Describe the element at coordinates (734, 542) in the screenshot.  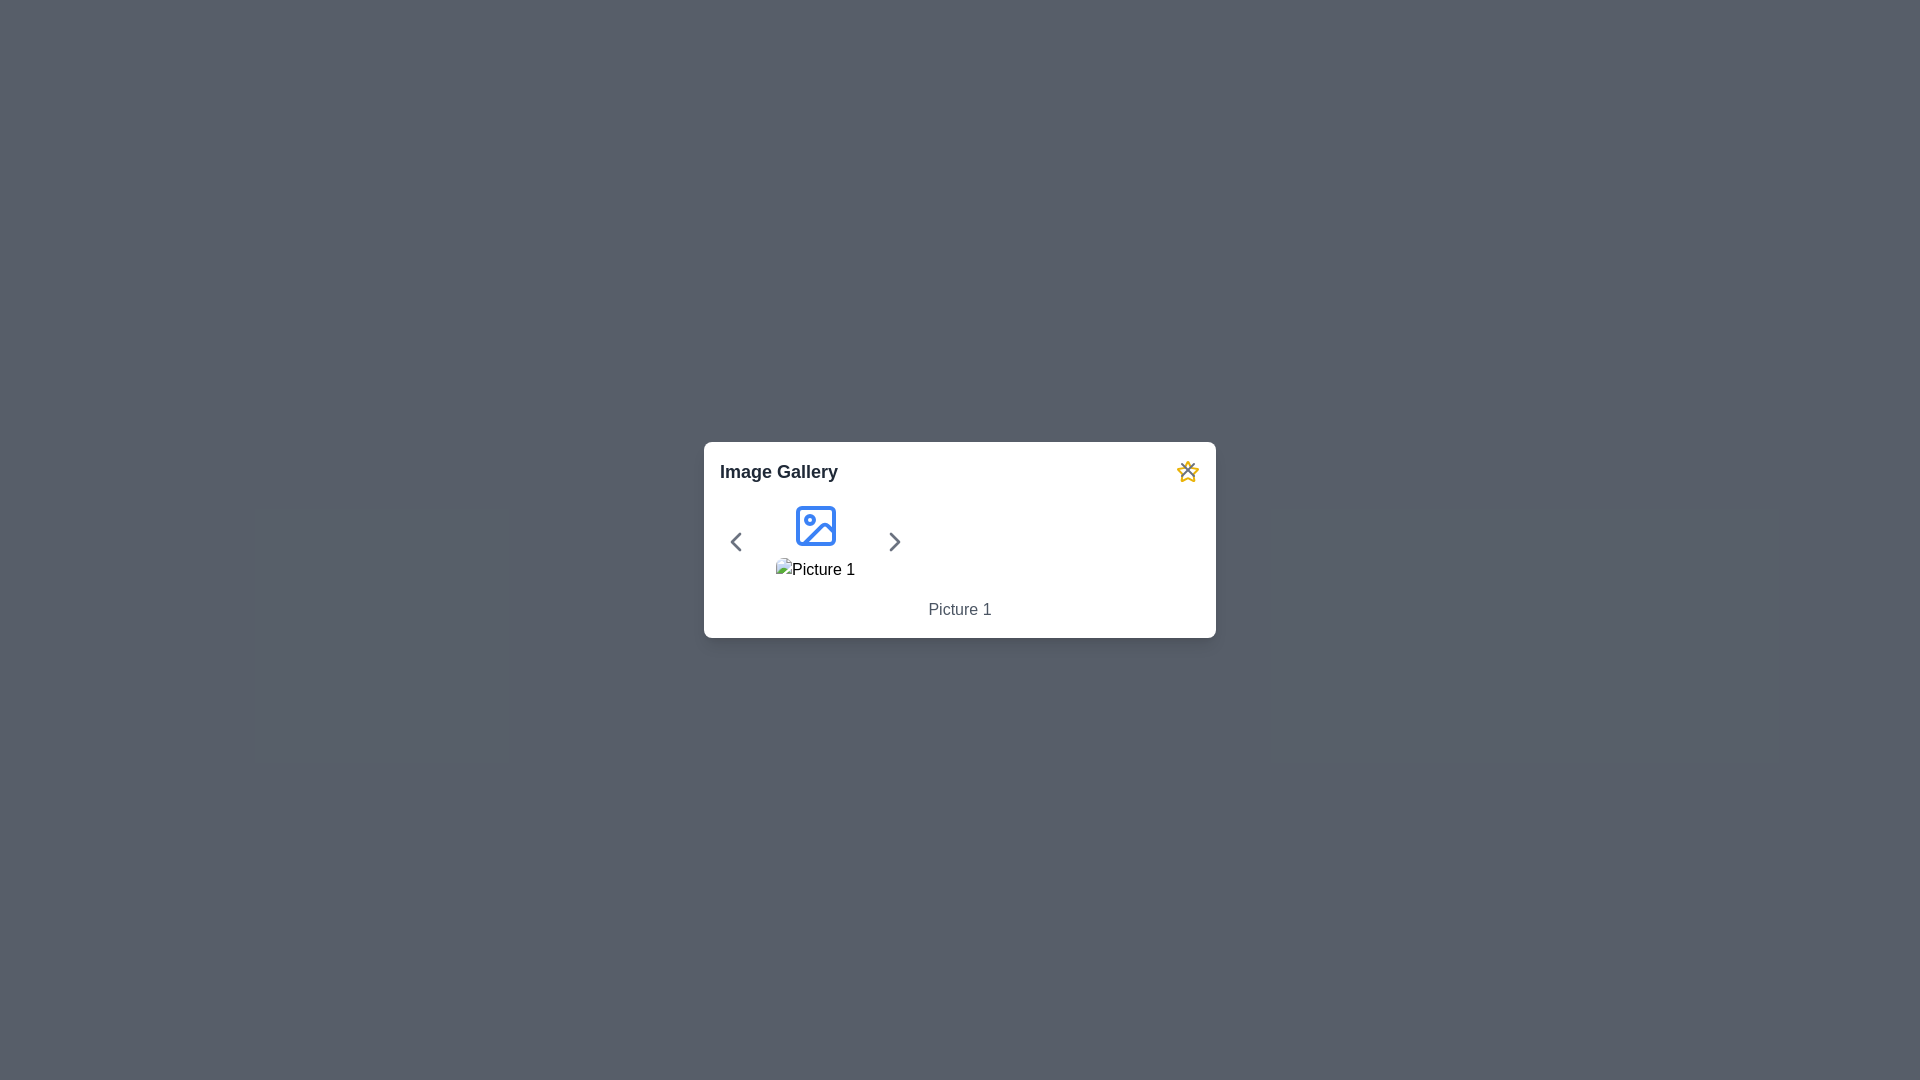
I see `the left chevron icon` at that location.